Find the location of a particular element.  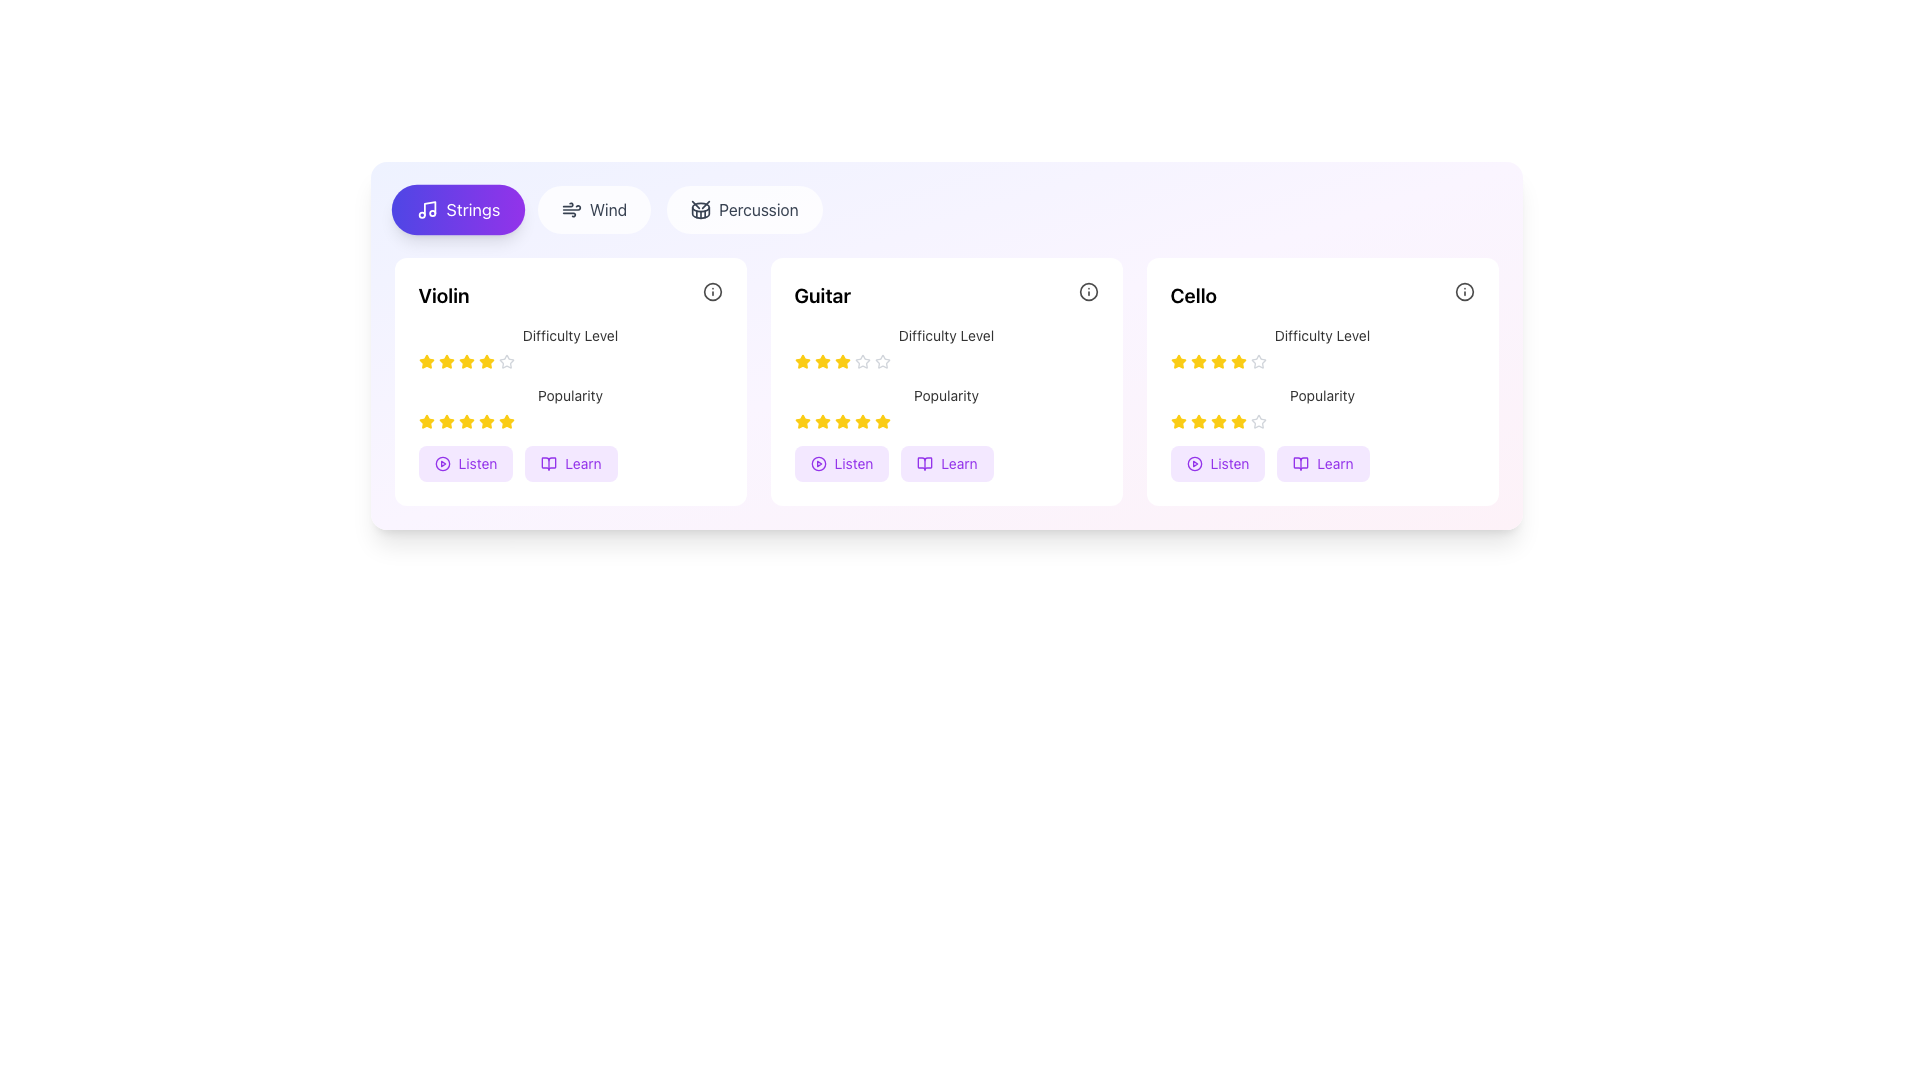

the third star in the 5-star rating system representing the popularity rating of the 'Guitar' in the 'Popularity' section of the second card is located at coordinates (822, 420).